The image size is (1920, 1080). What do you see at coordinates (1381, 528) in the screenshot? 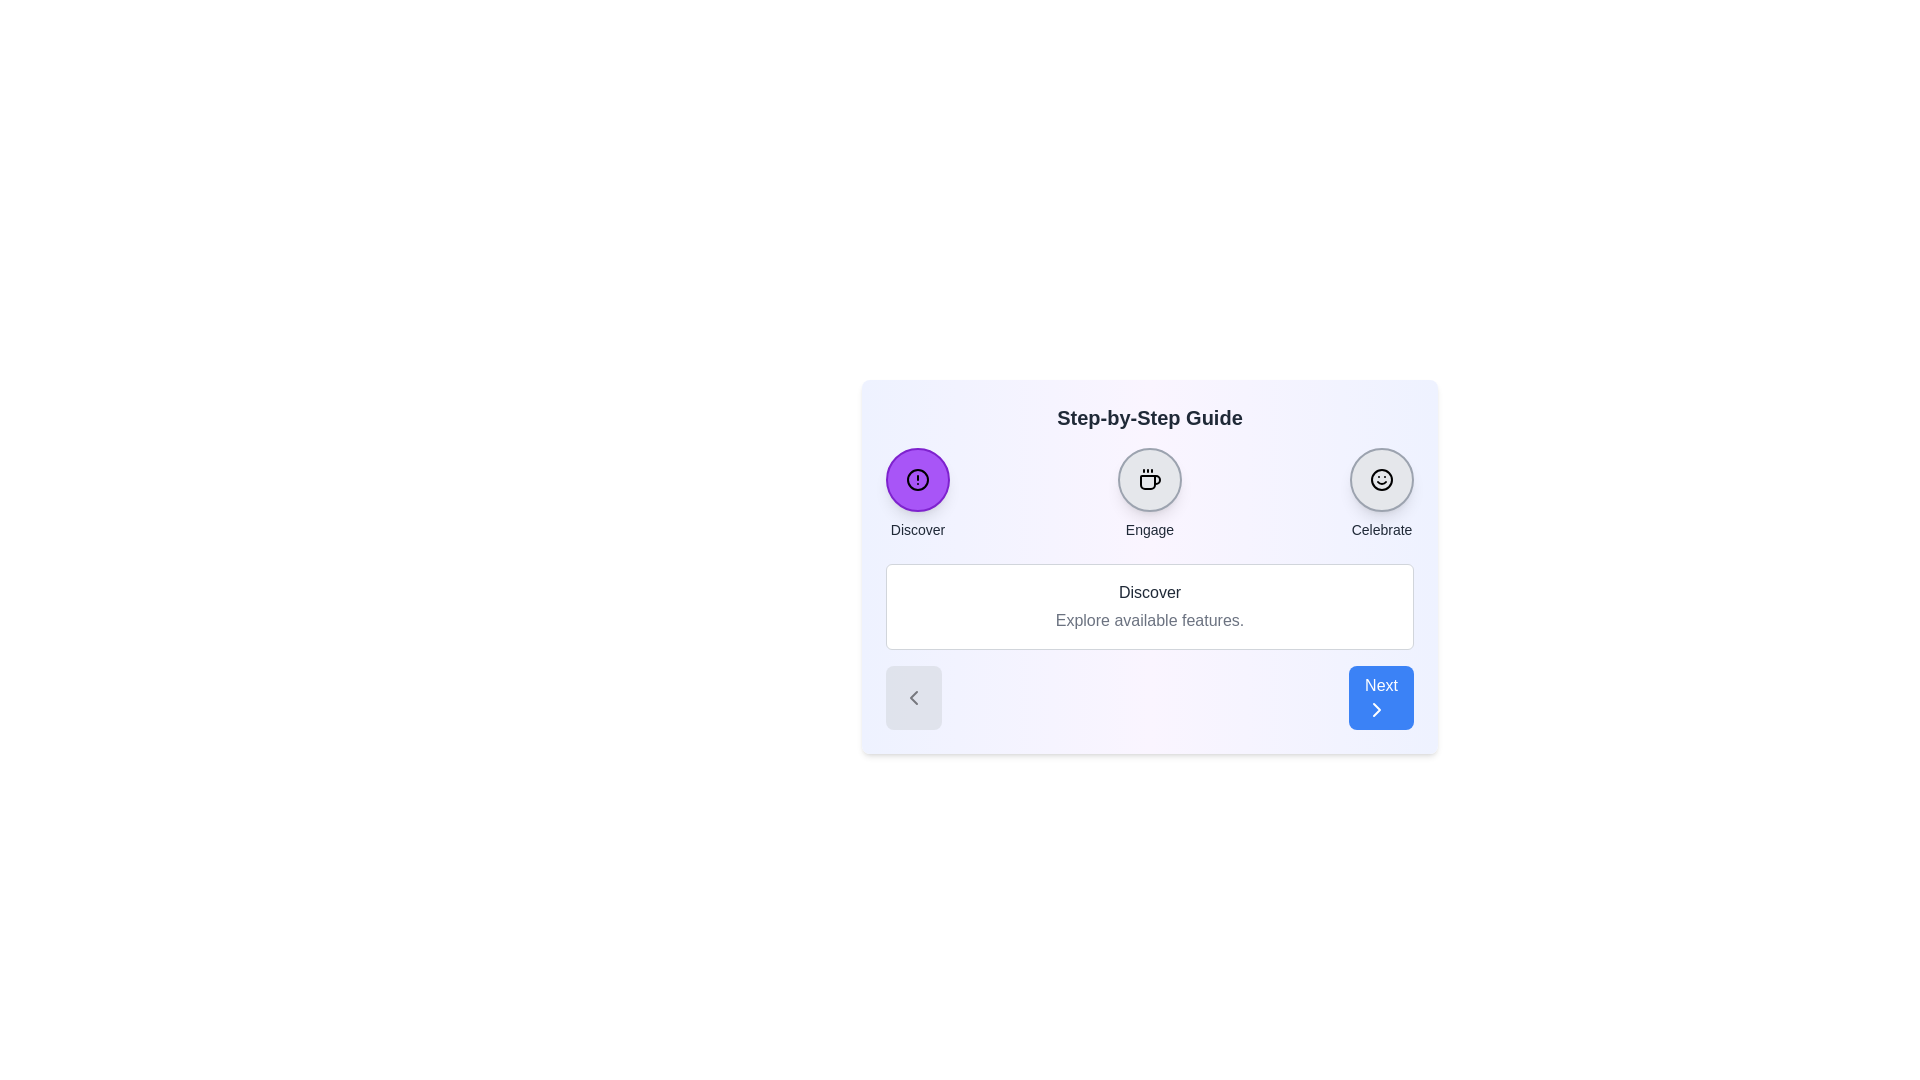
I see `the text label 'Celebrate' located at the bottom of the rightmost section of the interface, which provides a description for the circular smiley face icon above it` at bounding box center [1381, 528].